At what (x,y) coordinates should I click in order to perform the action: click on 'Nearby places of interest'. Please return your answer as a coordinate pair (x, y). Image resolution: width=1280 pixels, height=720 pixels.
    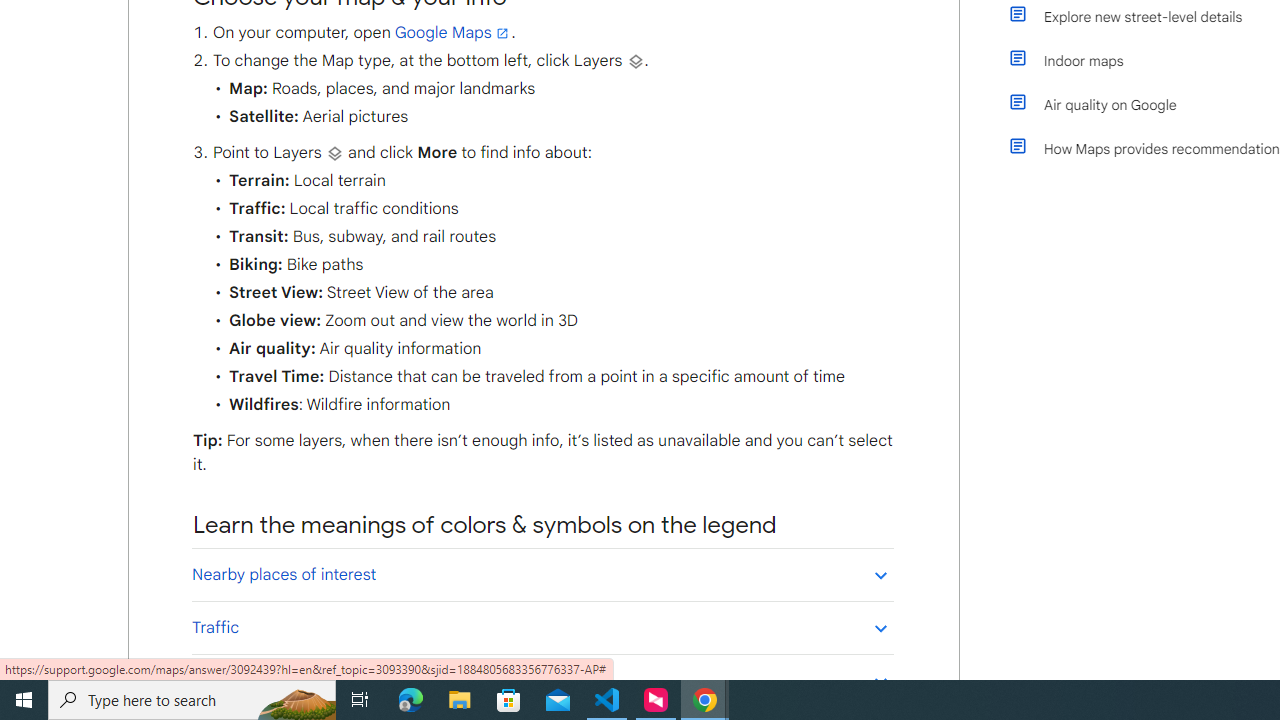
    Looking at the image, I should click on (542, 574).